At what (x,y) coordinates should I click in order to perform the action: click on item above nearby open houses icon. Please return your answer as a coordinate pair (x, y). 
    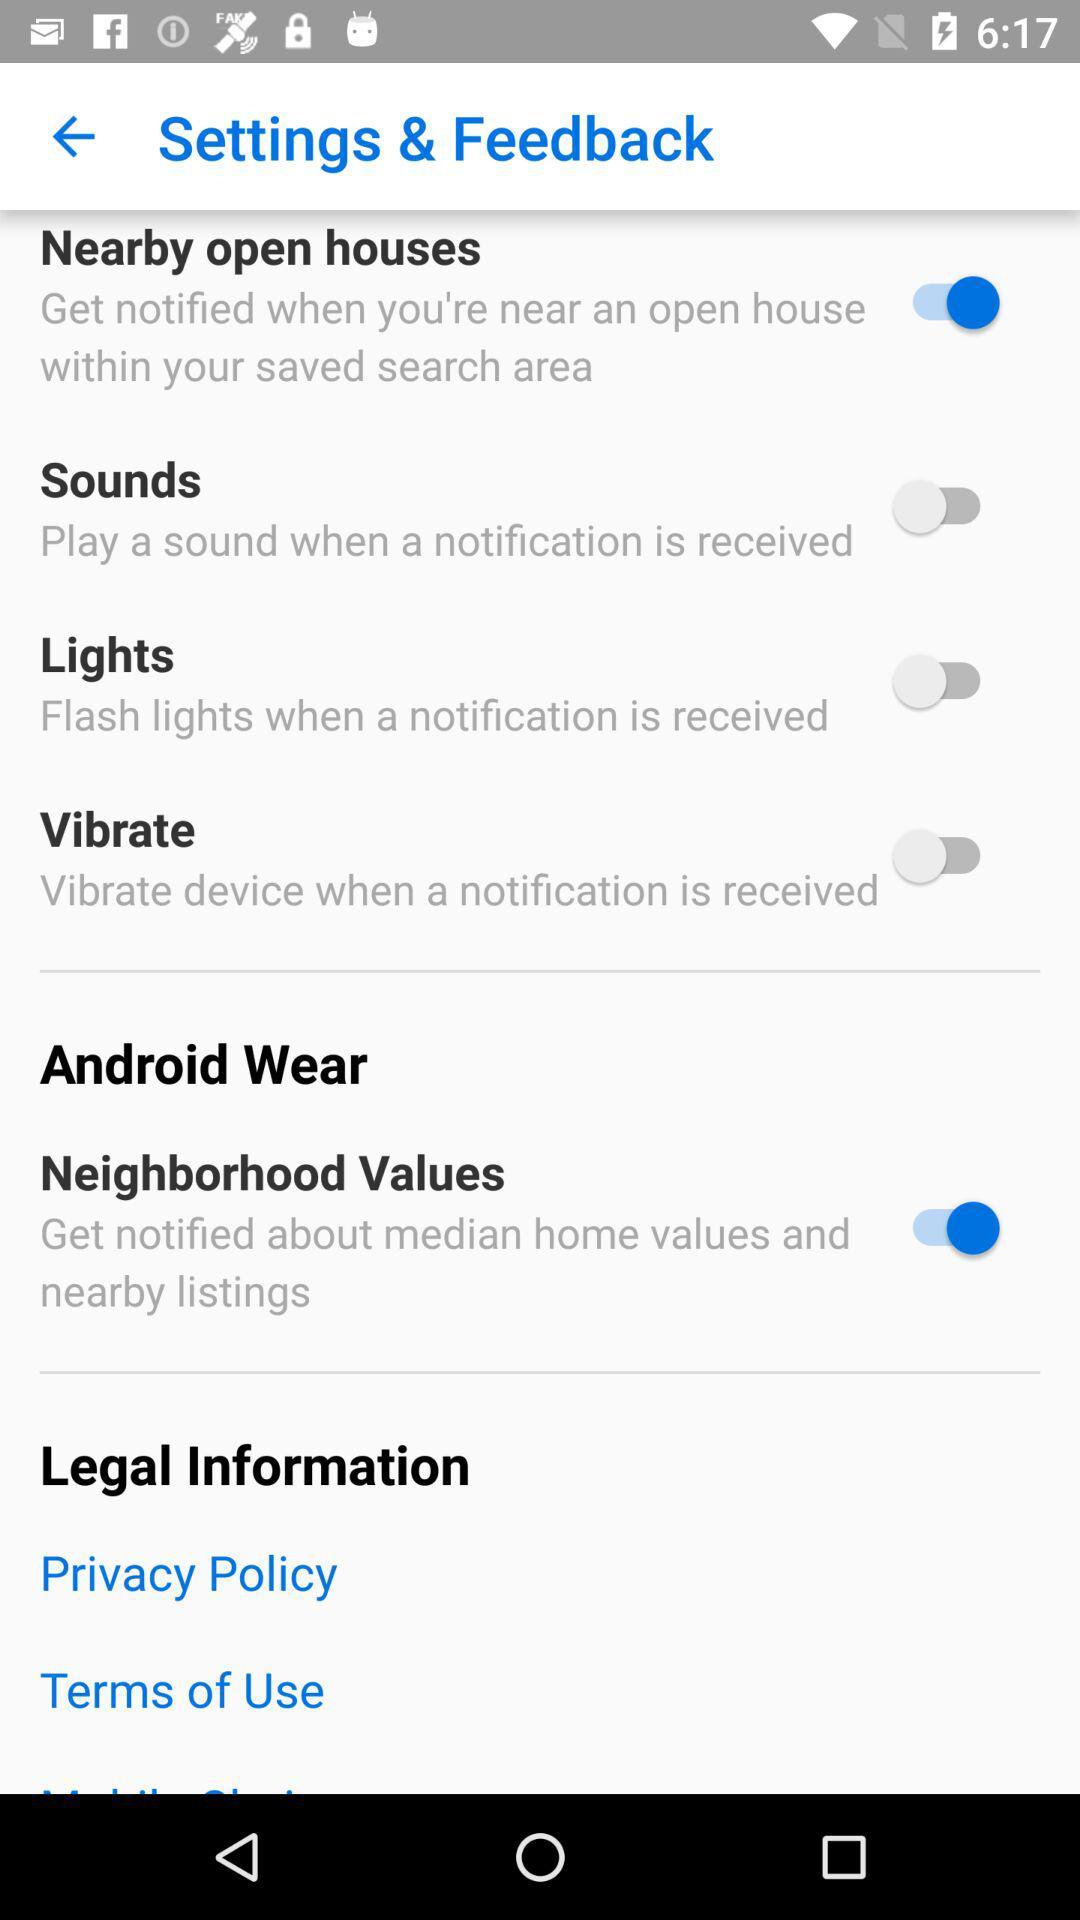
    Looking at the image, I should click on (72, 135).